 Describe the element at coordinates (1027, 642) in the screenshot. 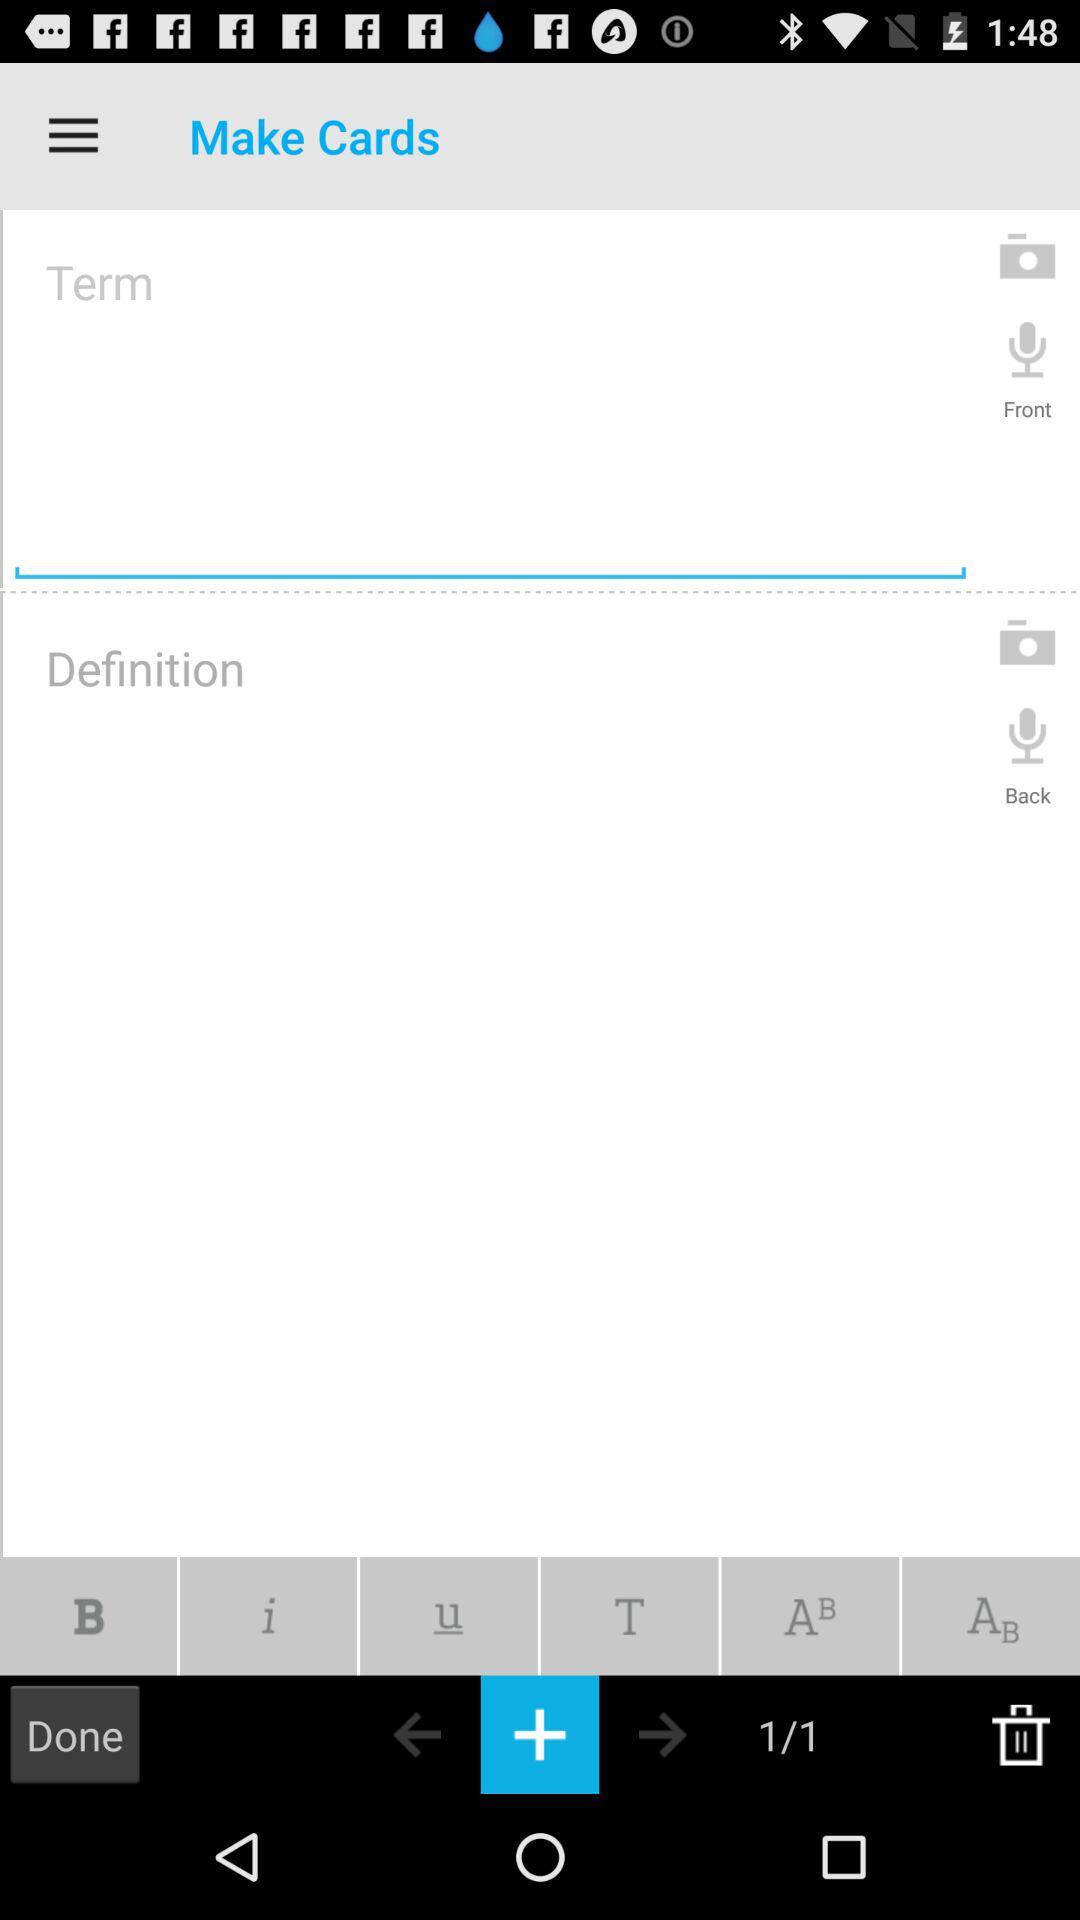

I see `instesd of take a photo use camera` at that location.